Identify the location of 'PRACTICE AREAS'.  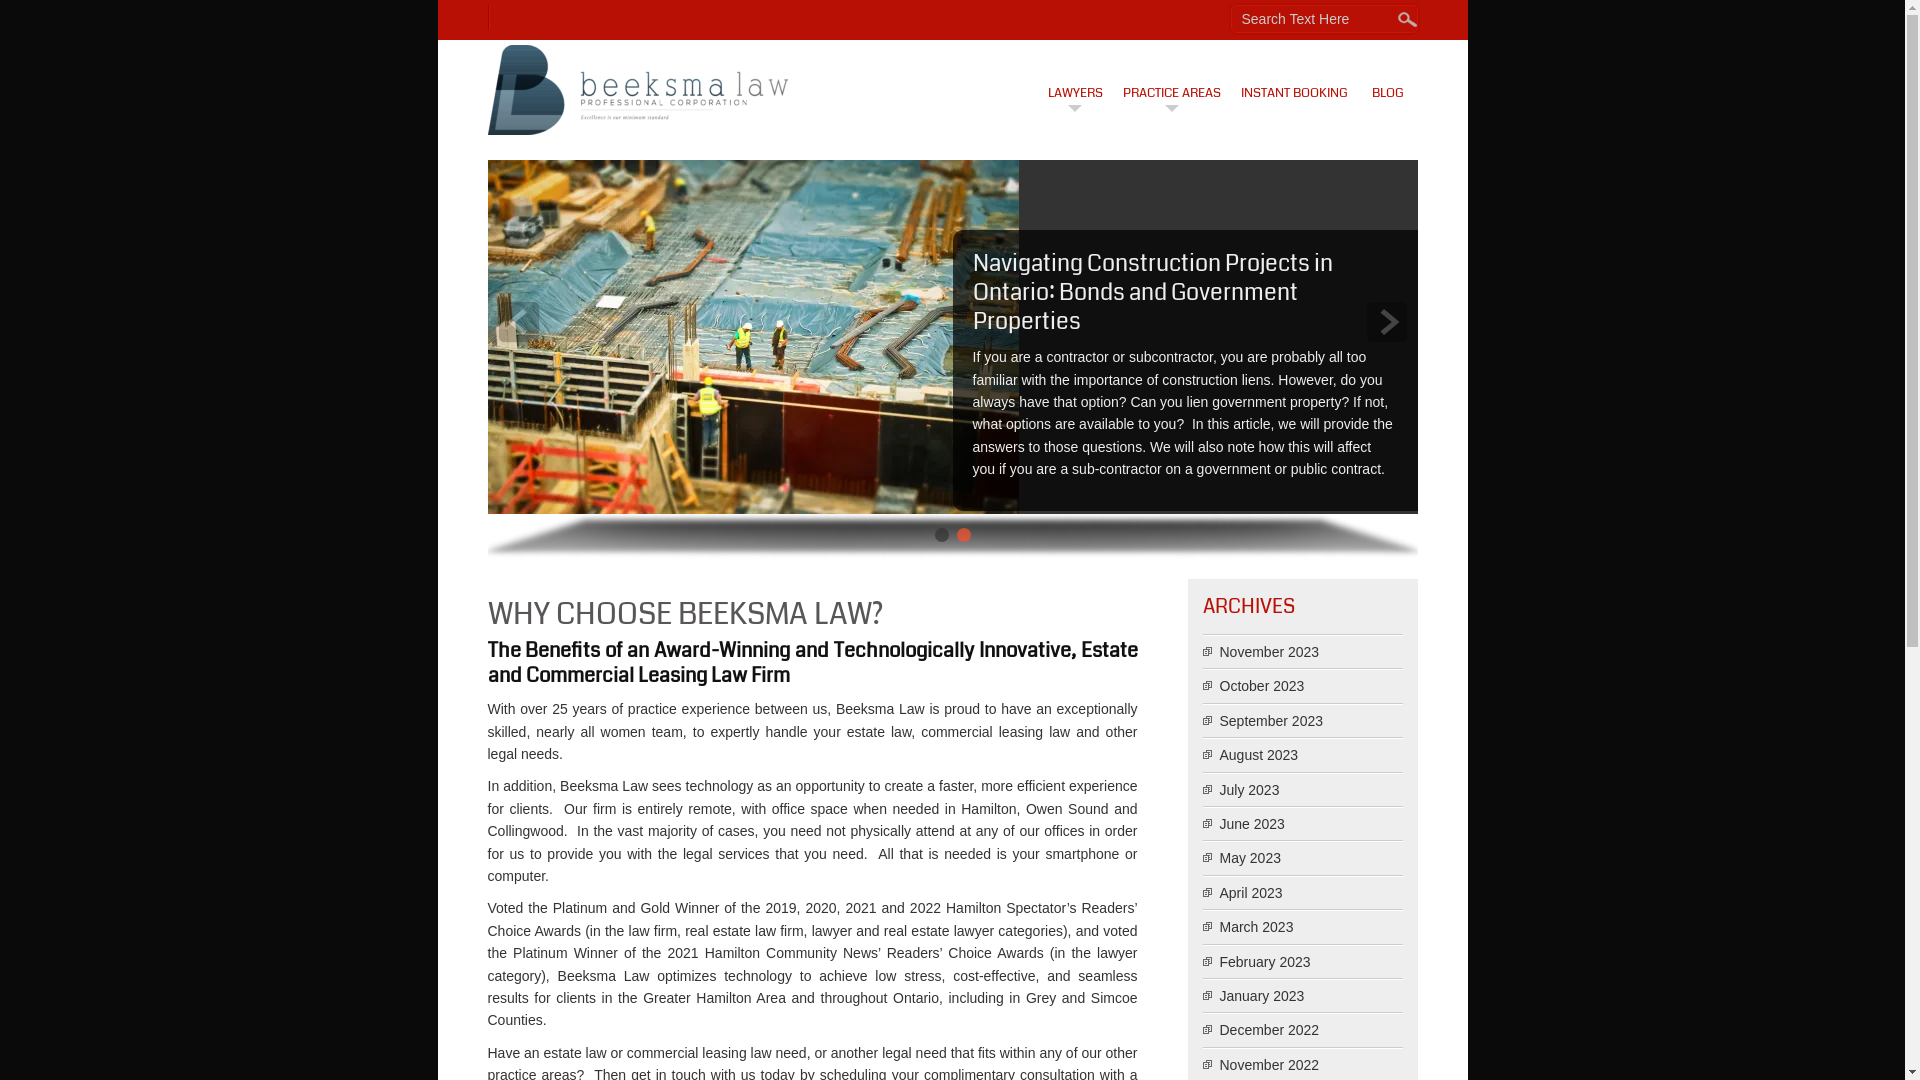
(1171, 79).